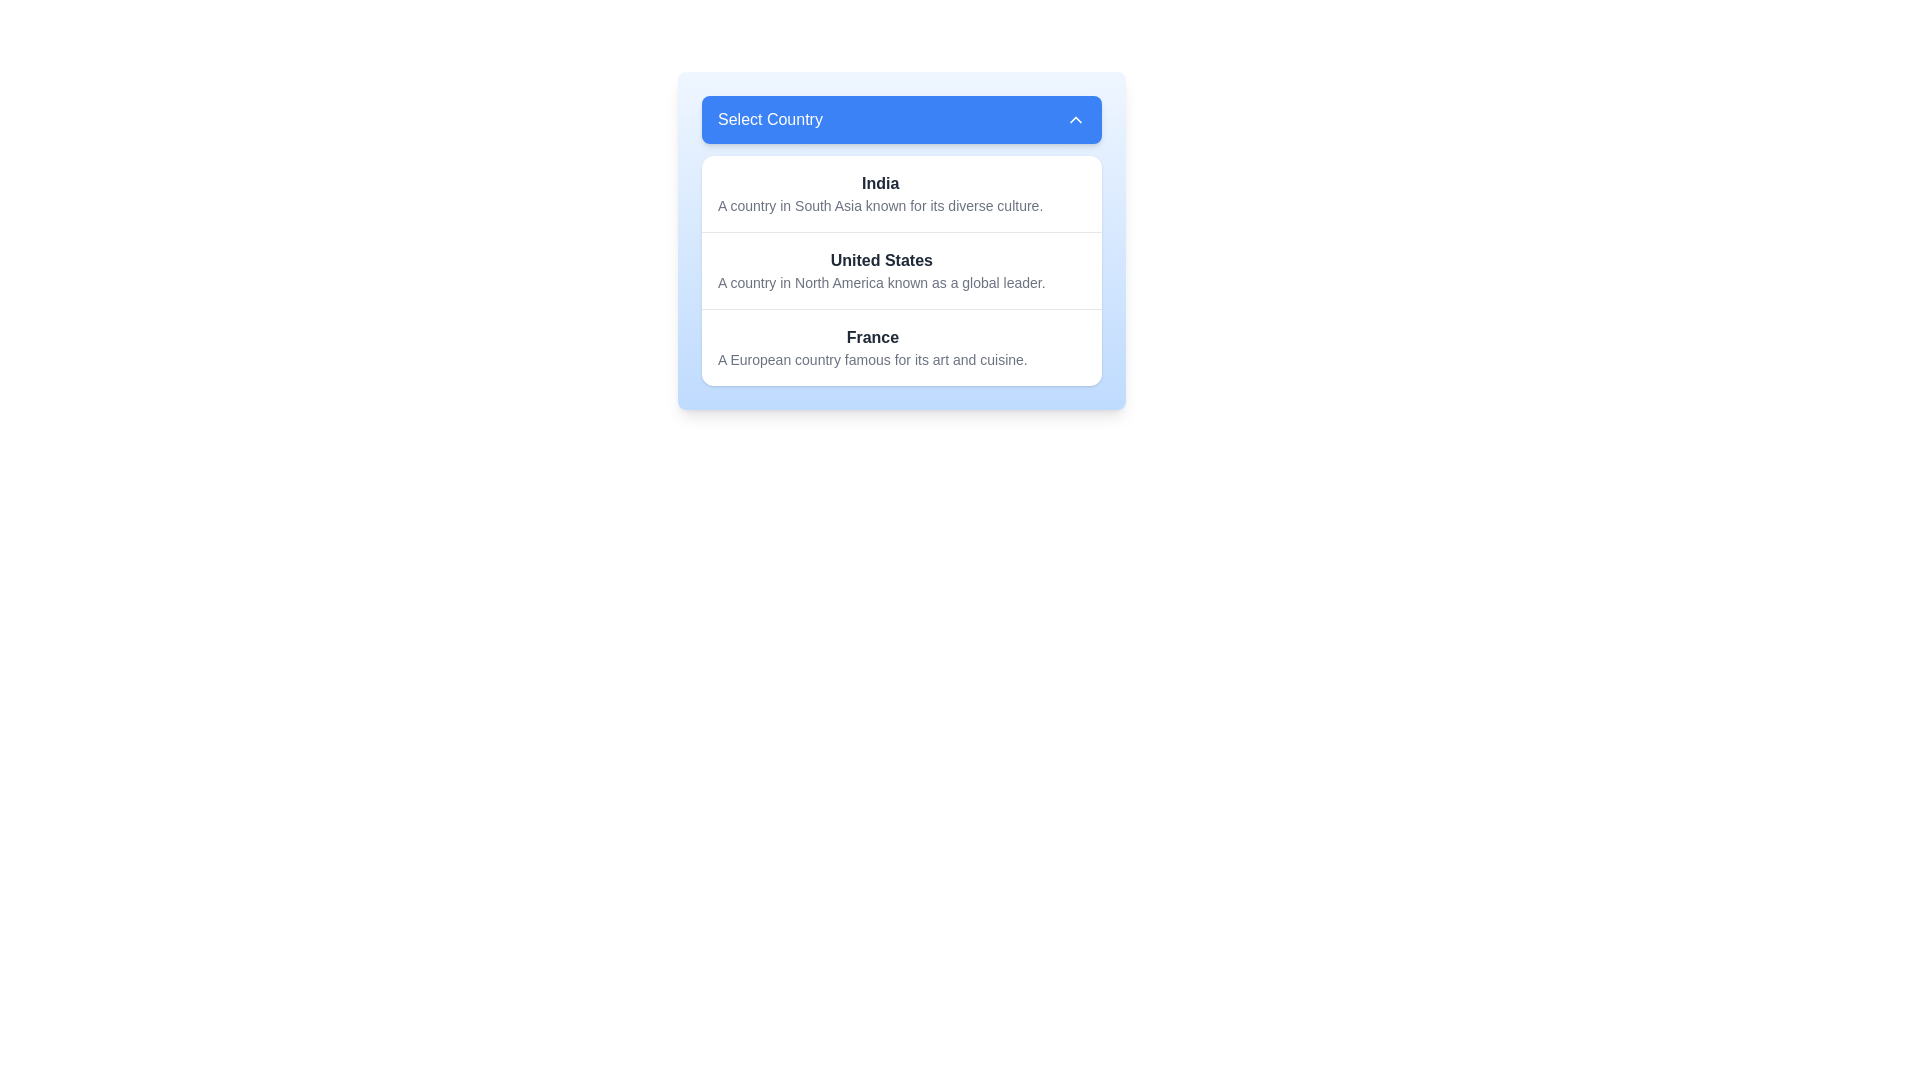 Image resolution: width=1920 pixels, height=1080 pixels. I want to click on the chevron icon located in the top-right corner of the blue header section labeled 'Select Country', so click(1074, 119).